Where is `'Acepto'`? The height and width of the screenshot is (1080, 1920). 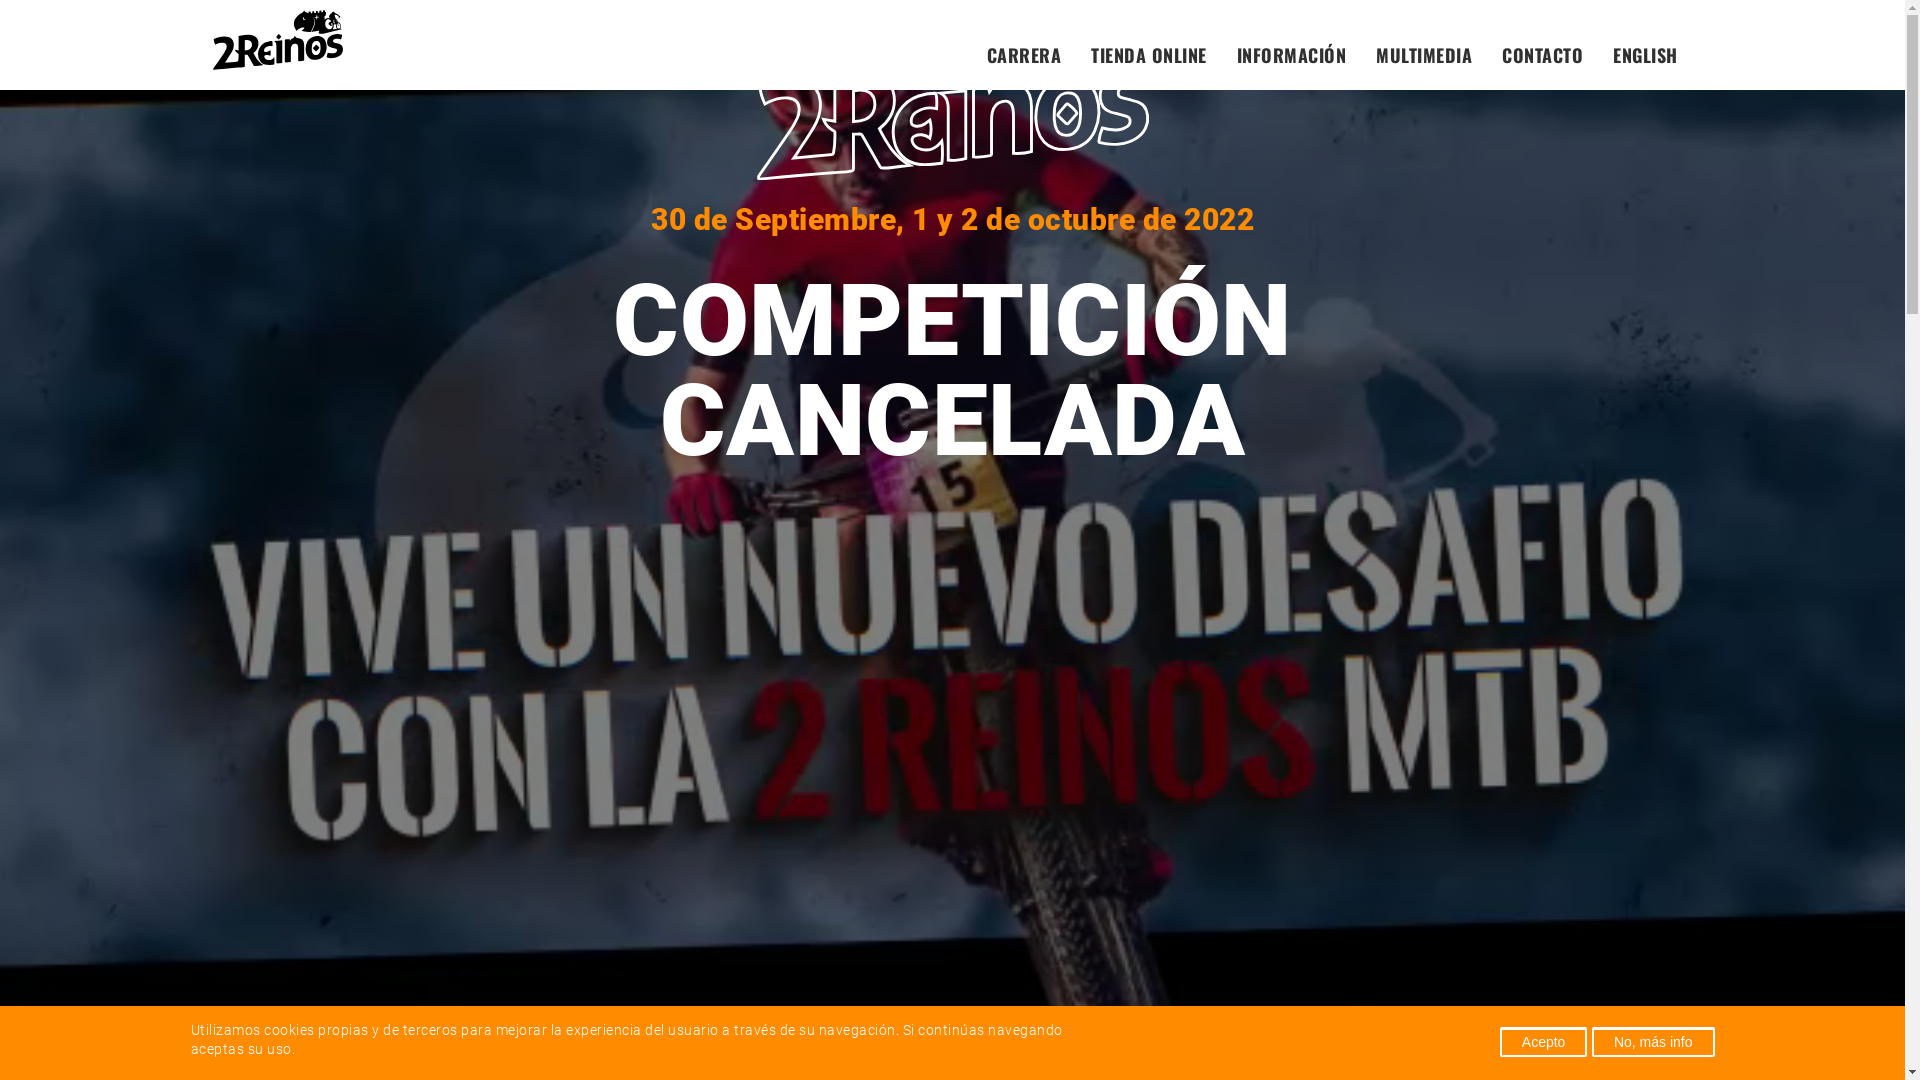 'Acepto' is located at coordinates (1543, 1040).